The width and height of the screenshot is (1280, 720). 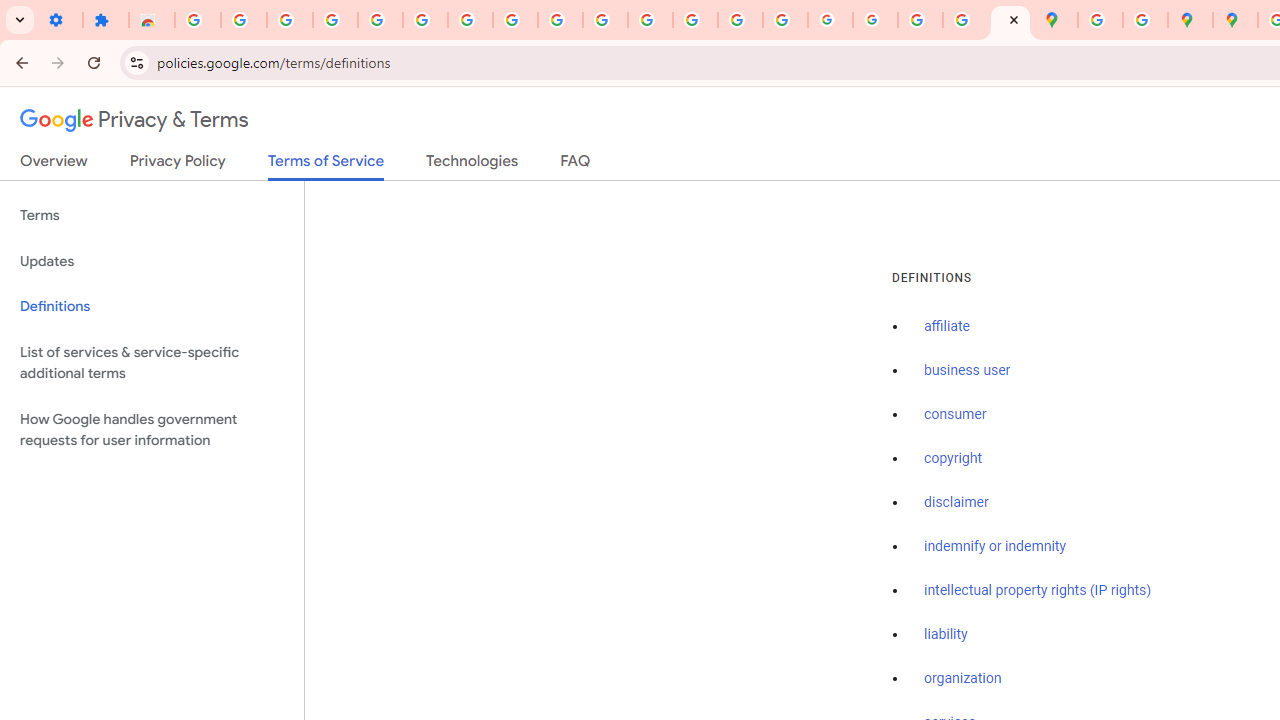 I want to click on 'intellectual property rights (IP rights)', so click(x=1038, y=589).